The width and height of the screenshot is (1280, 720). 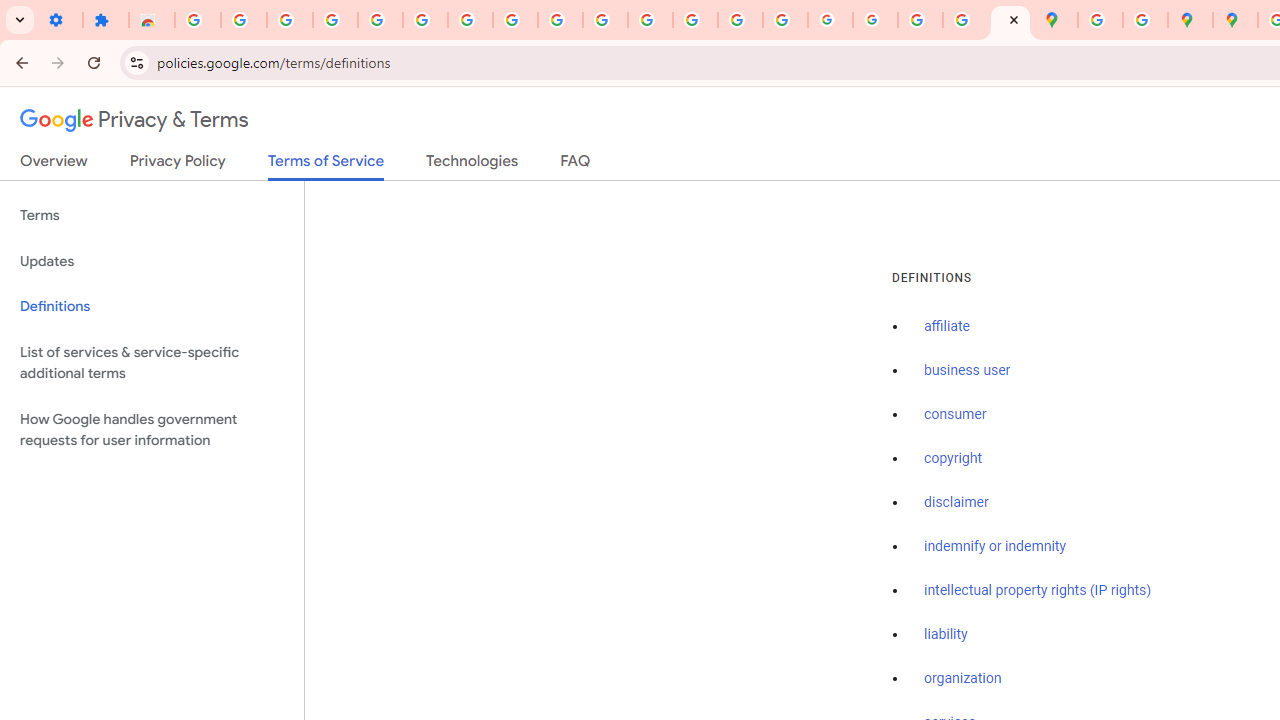 I want to click on 'intellectual property rights (IP rights)', so click(x=1038, y=589).